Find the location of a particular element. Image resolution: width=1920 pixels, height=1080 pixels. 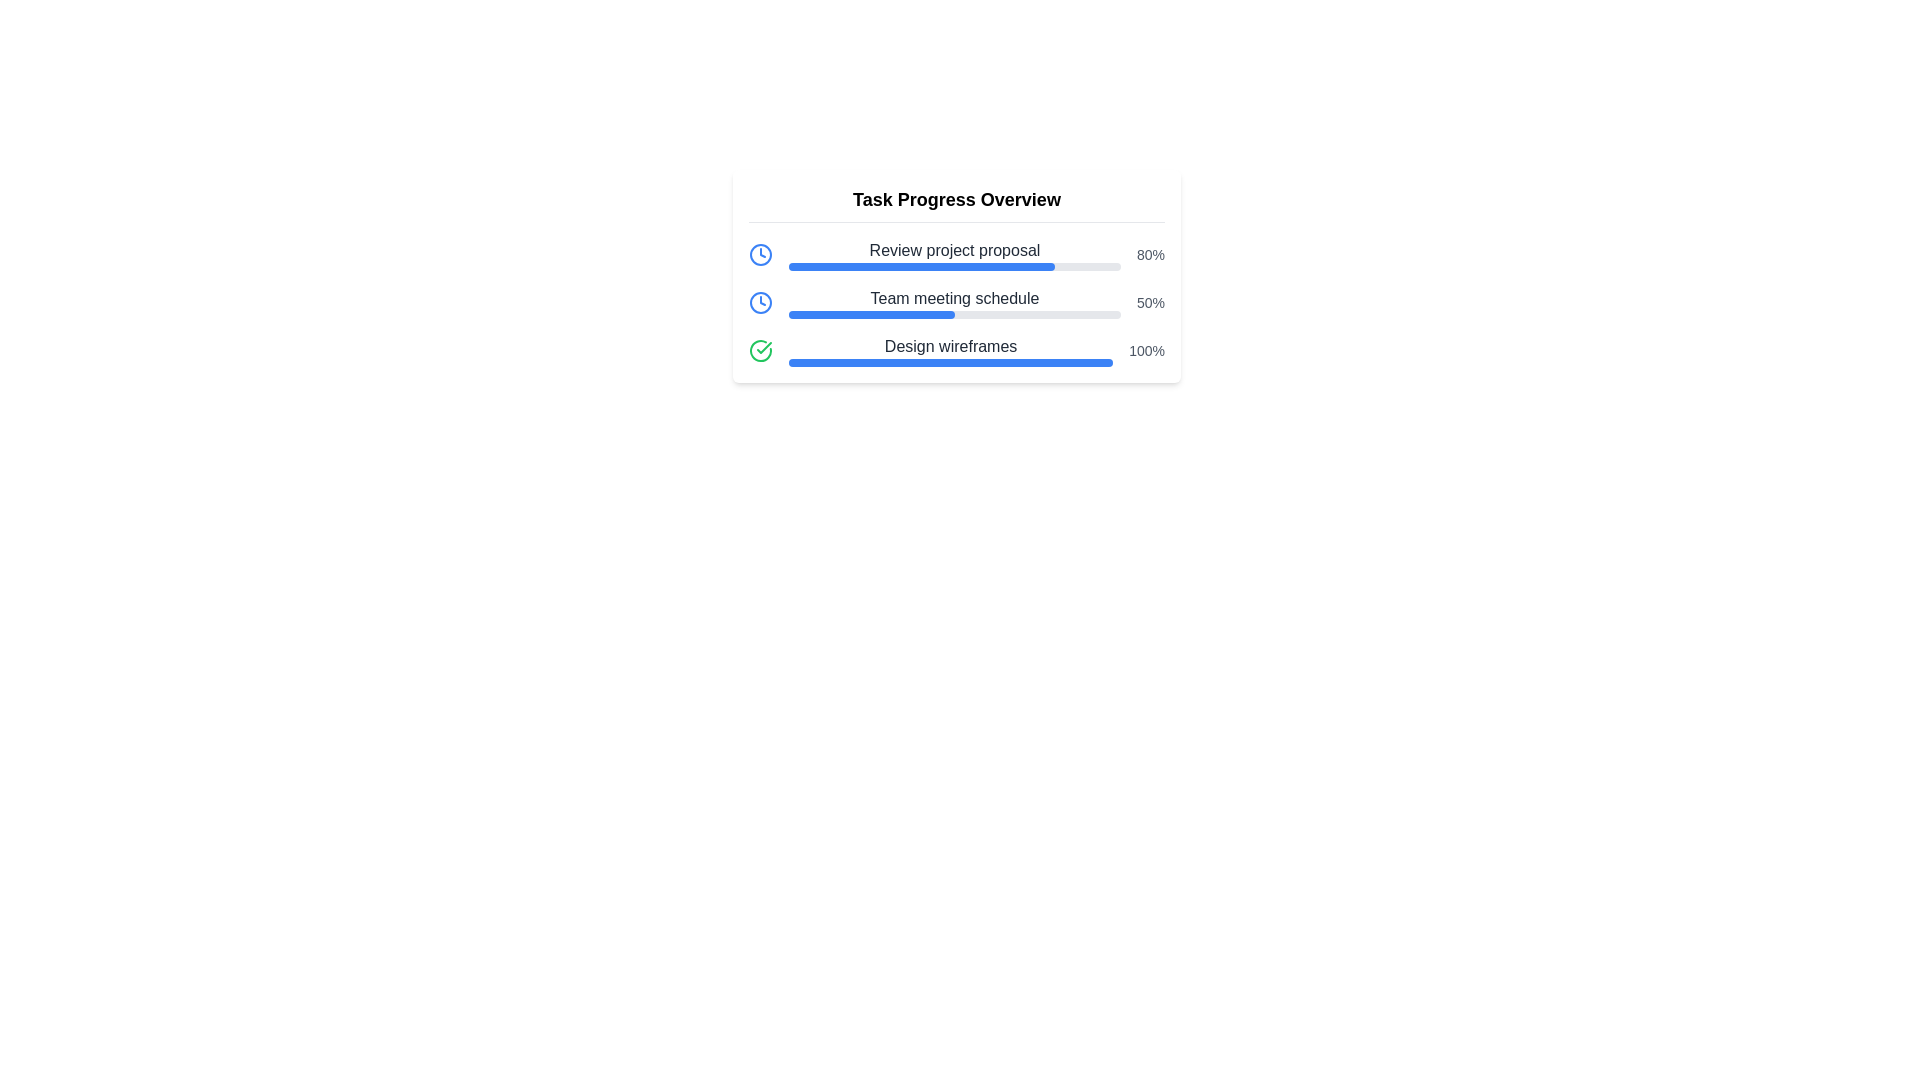

the progress visually on the 'Team meeting schedule' progress display element, which includes a blue progress bar, a clock icon, and the text '50%' indicating progress is located at coordinates (955, 303).